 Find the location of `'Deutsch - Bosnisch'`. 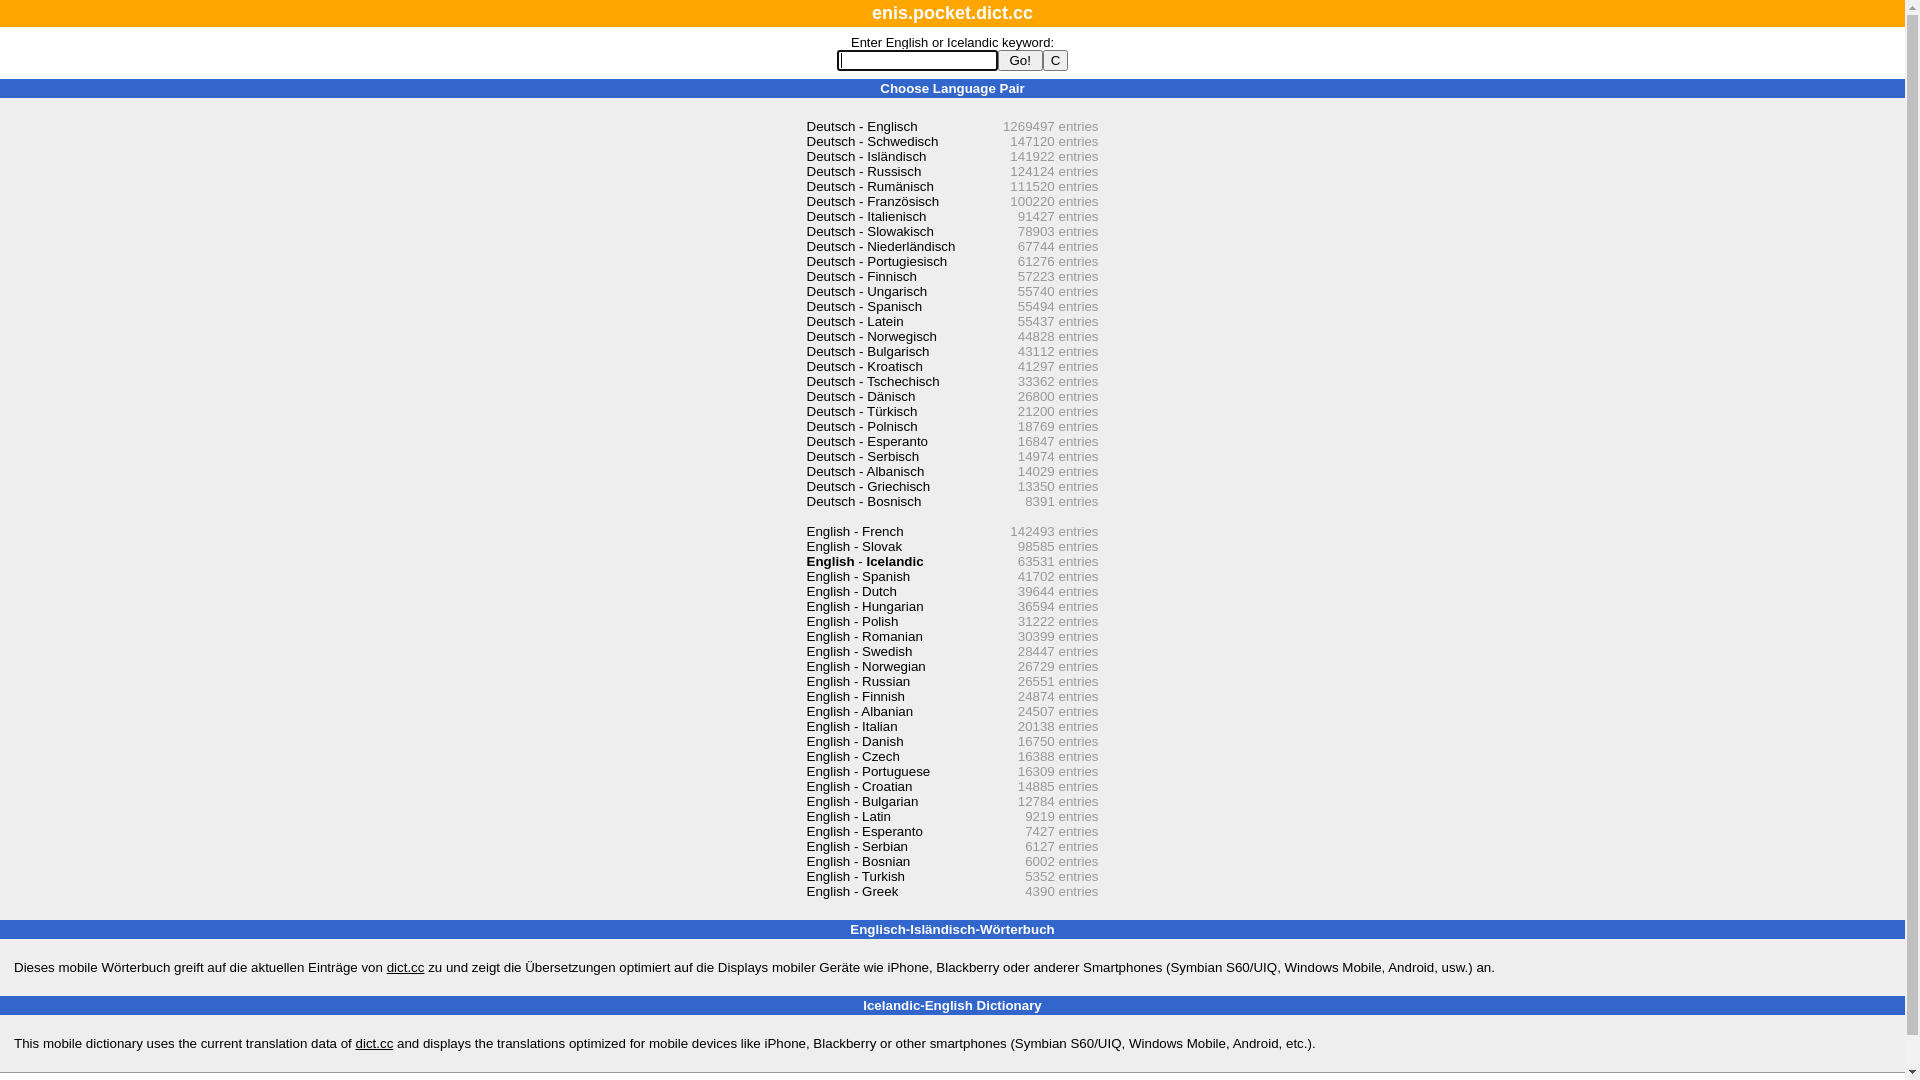

'Deutsch - Bosnisch' is located at coordinates (863, 500).